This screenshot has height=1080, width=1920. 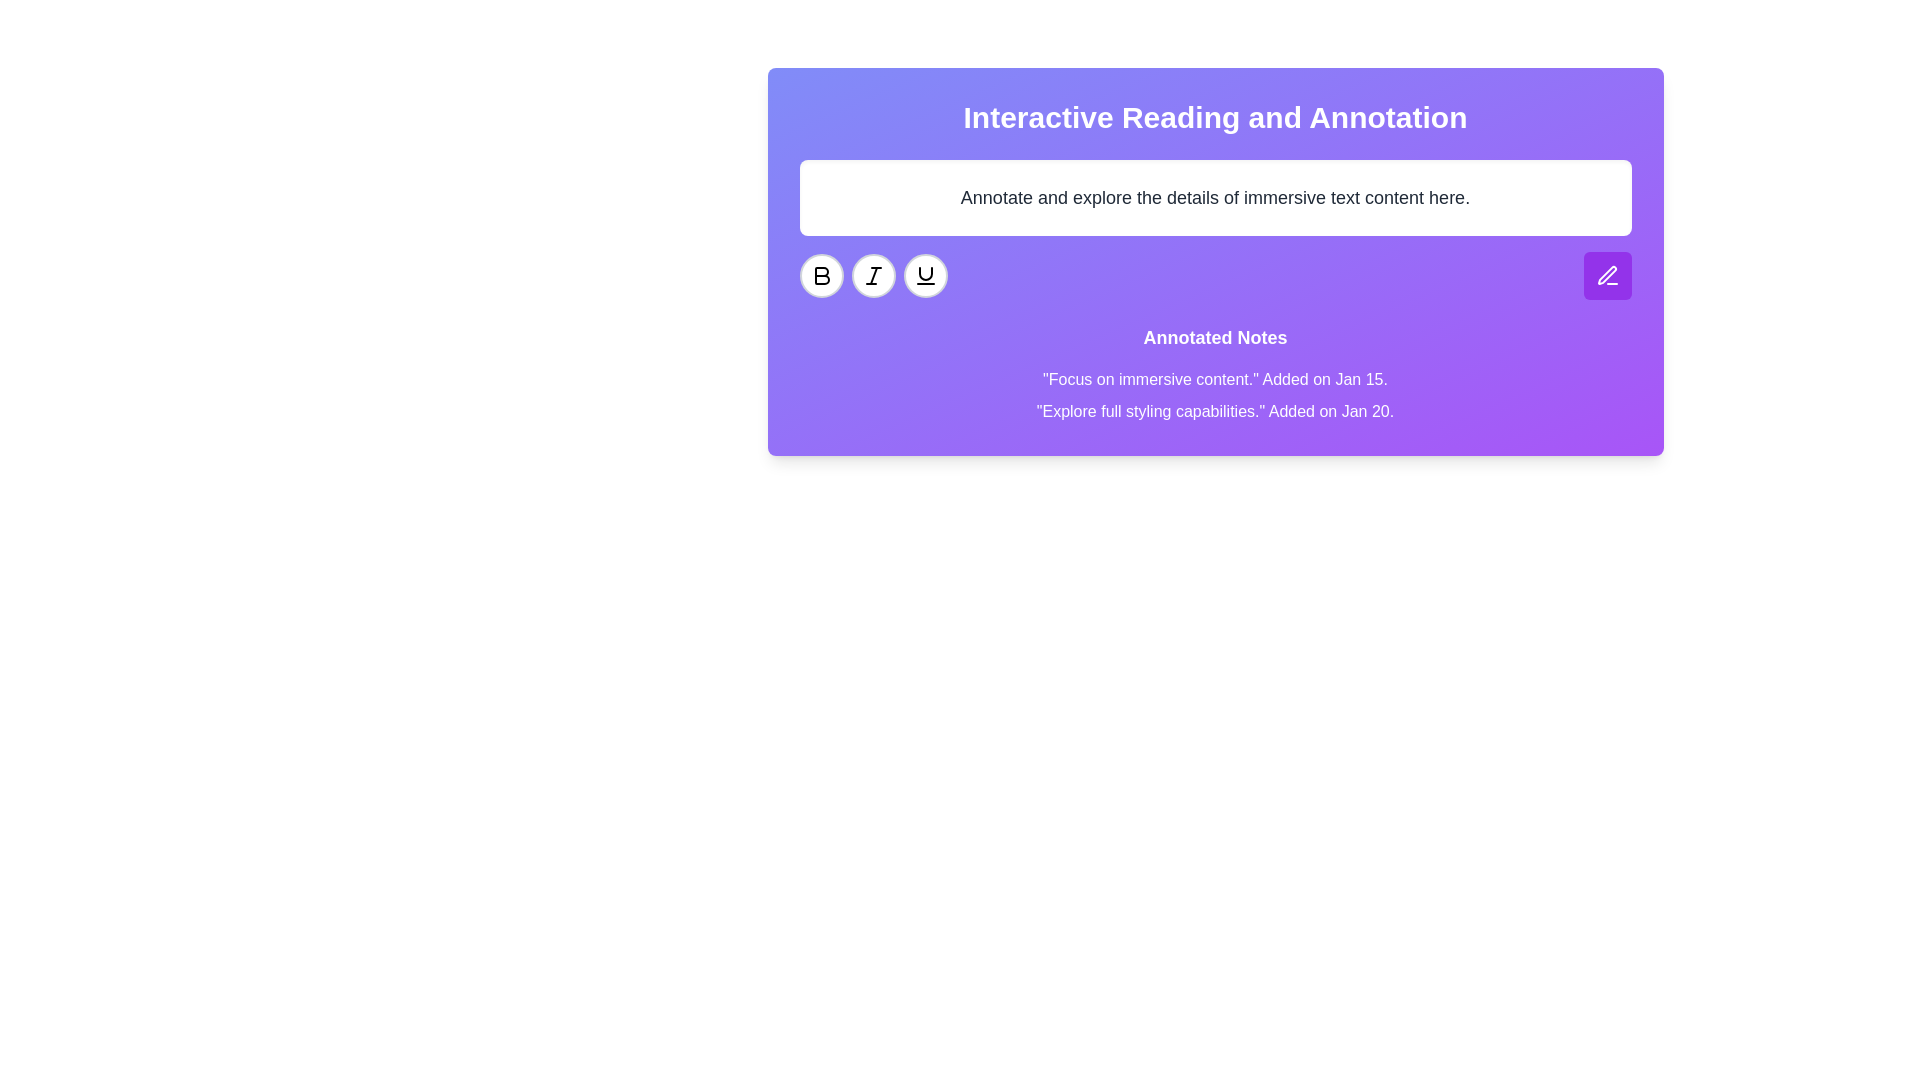 I want to click on the underline Icon button, which is the fourth button in the horizontal toolbar beneath the input field, so click(x=924, y=276).